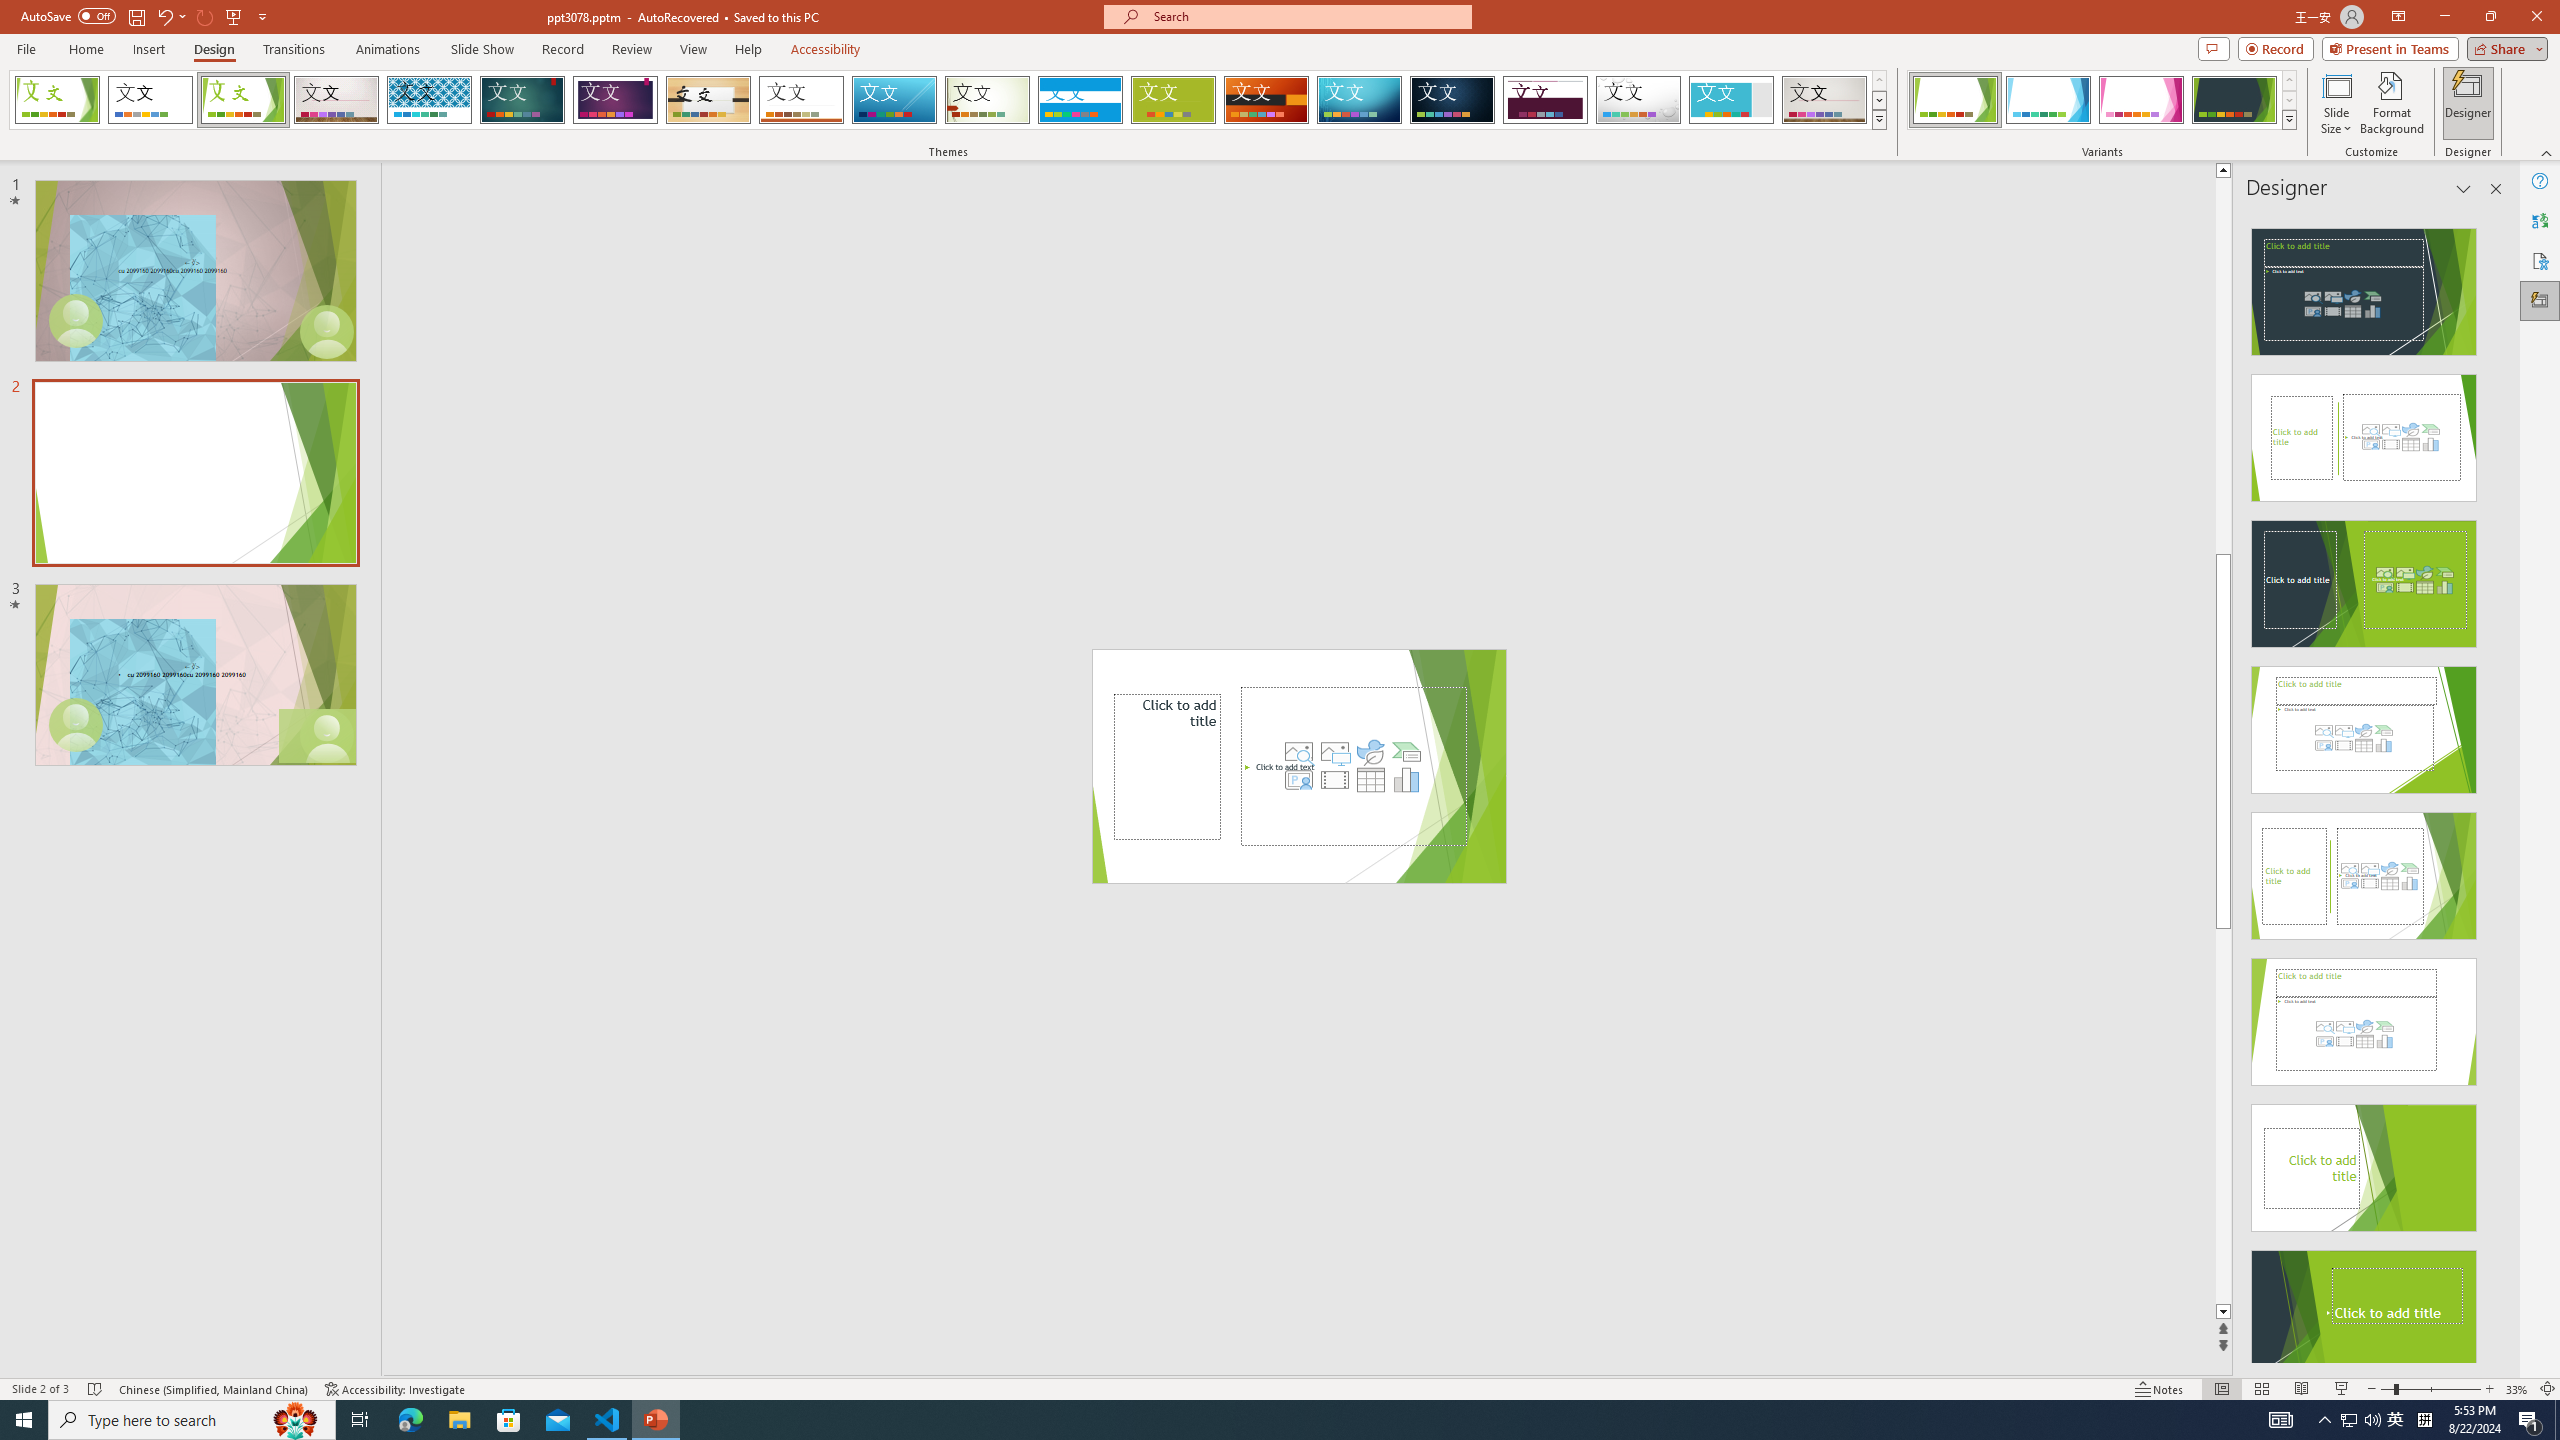  I want to click on 'Pictures', so click(1334, 750).